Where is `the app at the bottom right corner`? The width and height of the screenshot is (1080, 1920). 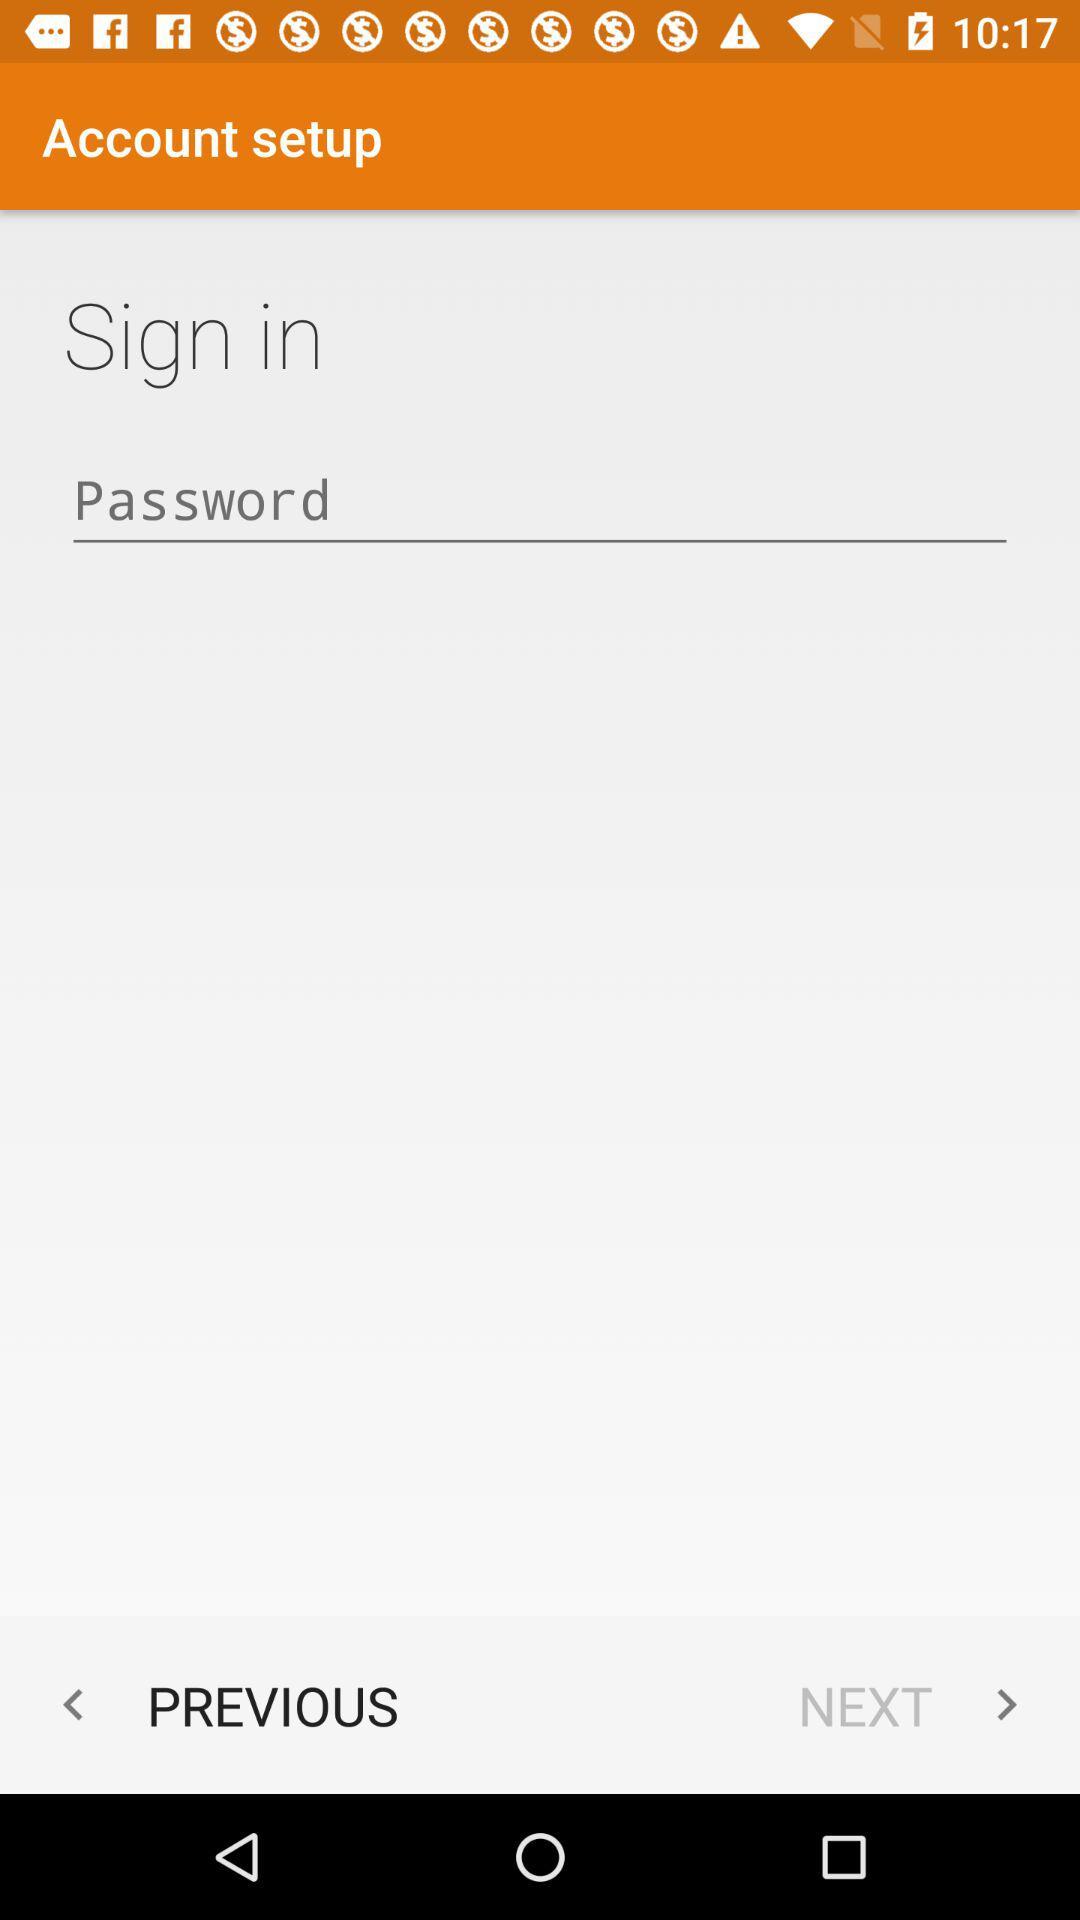 the app at the bottom right corner is located at coordinates (918, 1704).